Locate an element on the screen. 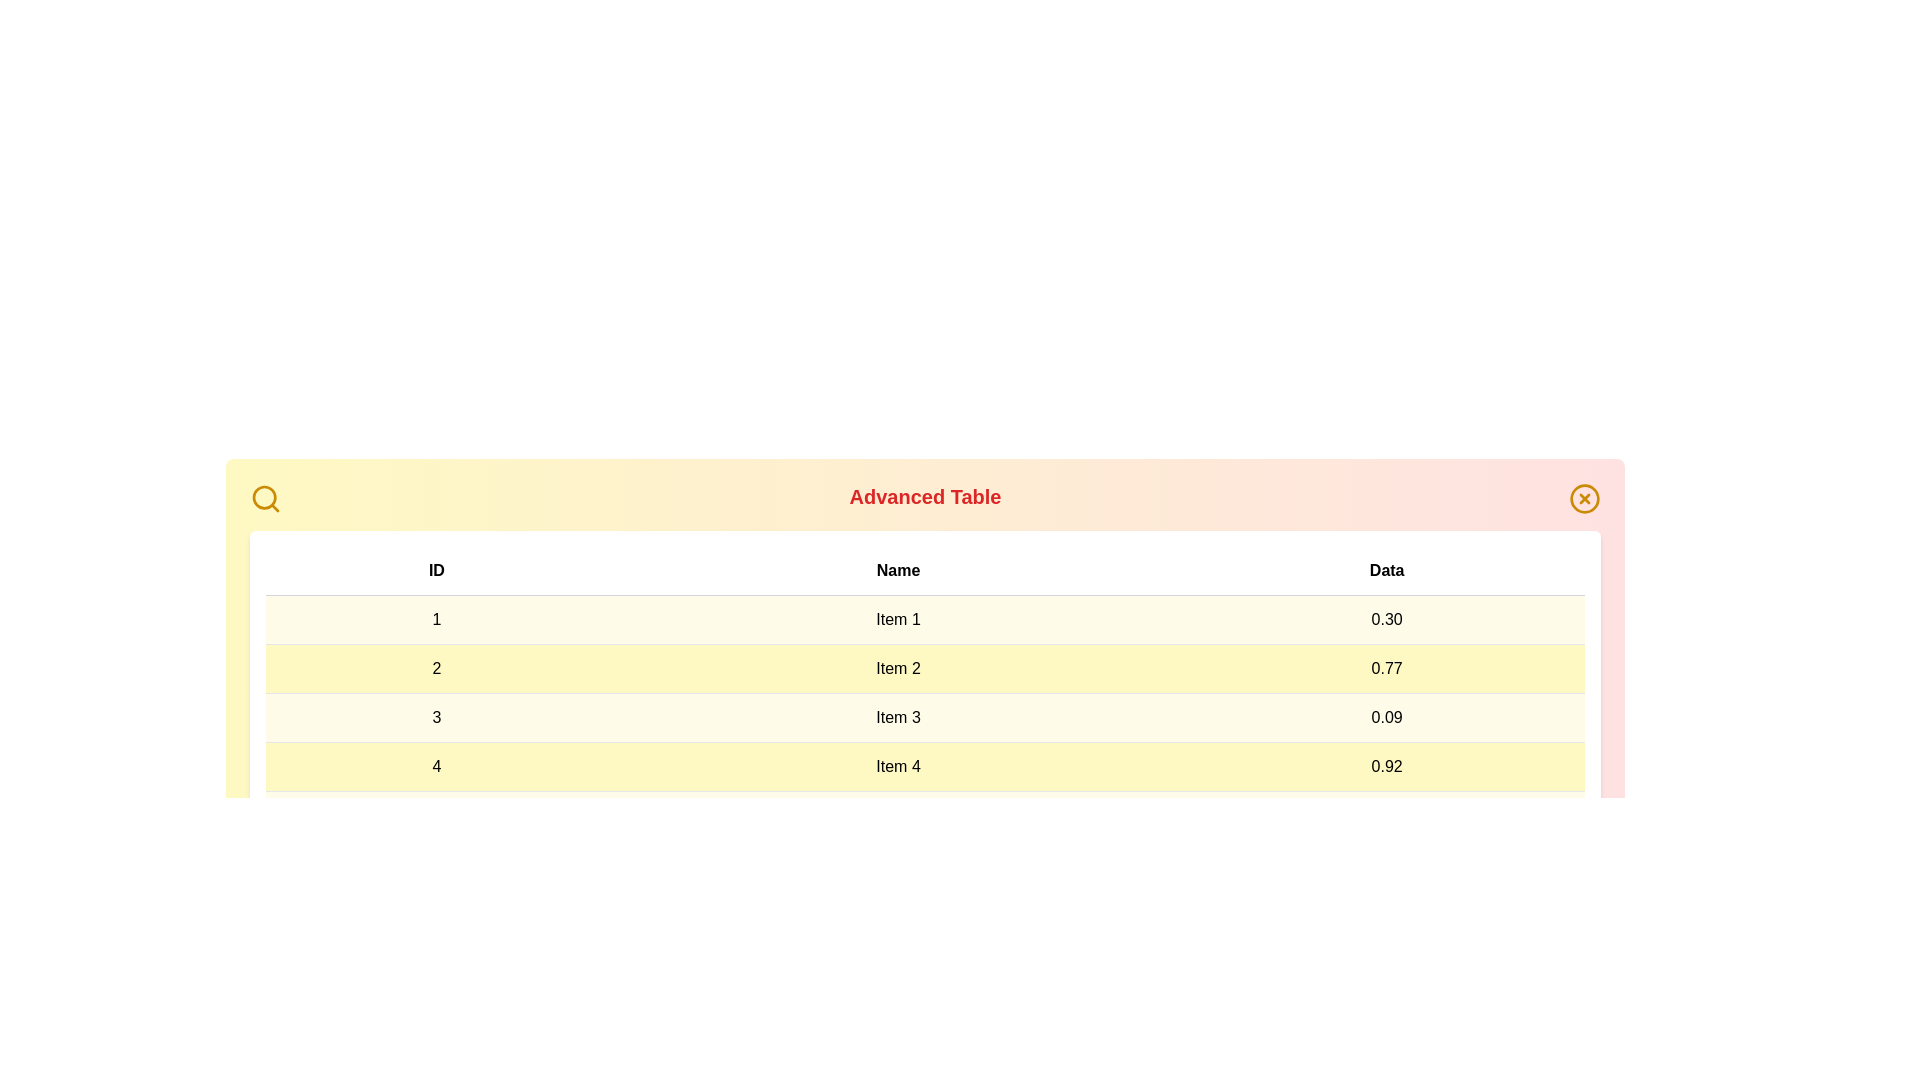 This screenshot has width=1920, height=1080. the row corresponding to 1 is located at coordinates (924, 619).